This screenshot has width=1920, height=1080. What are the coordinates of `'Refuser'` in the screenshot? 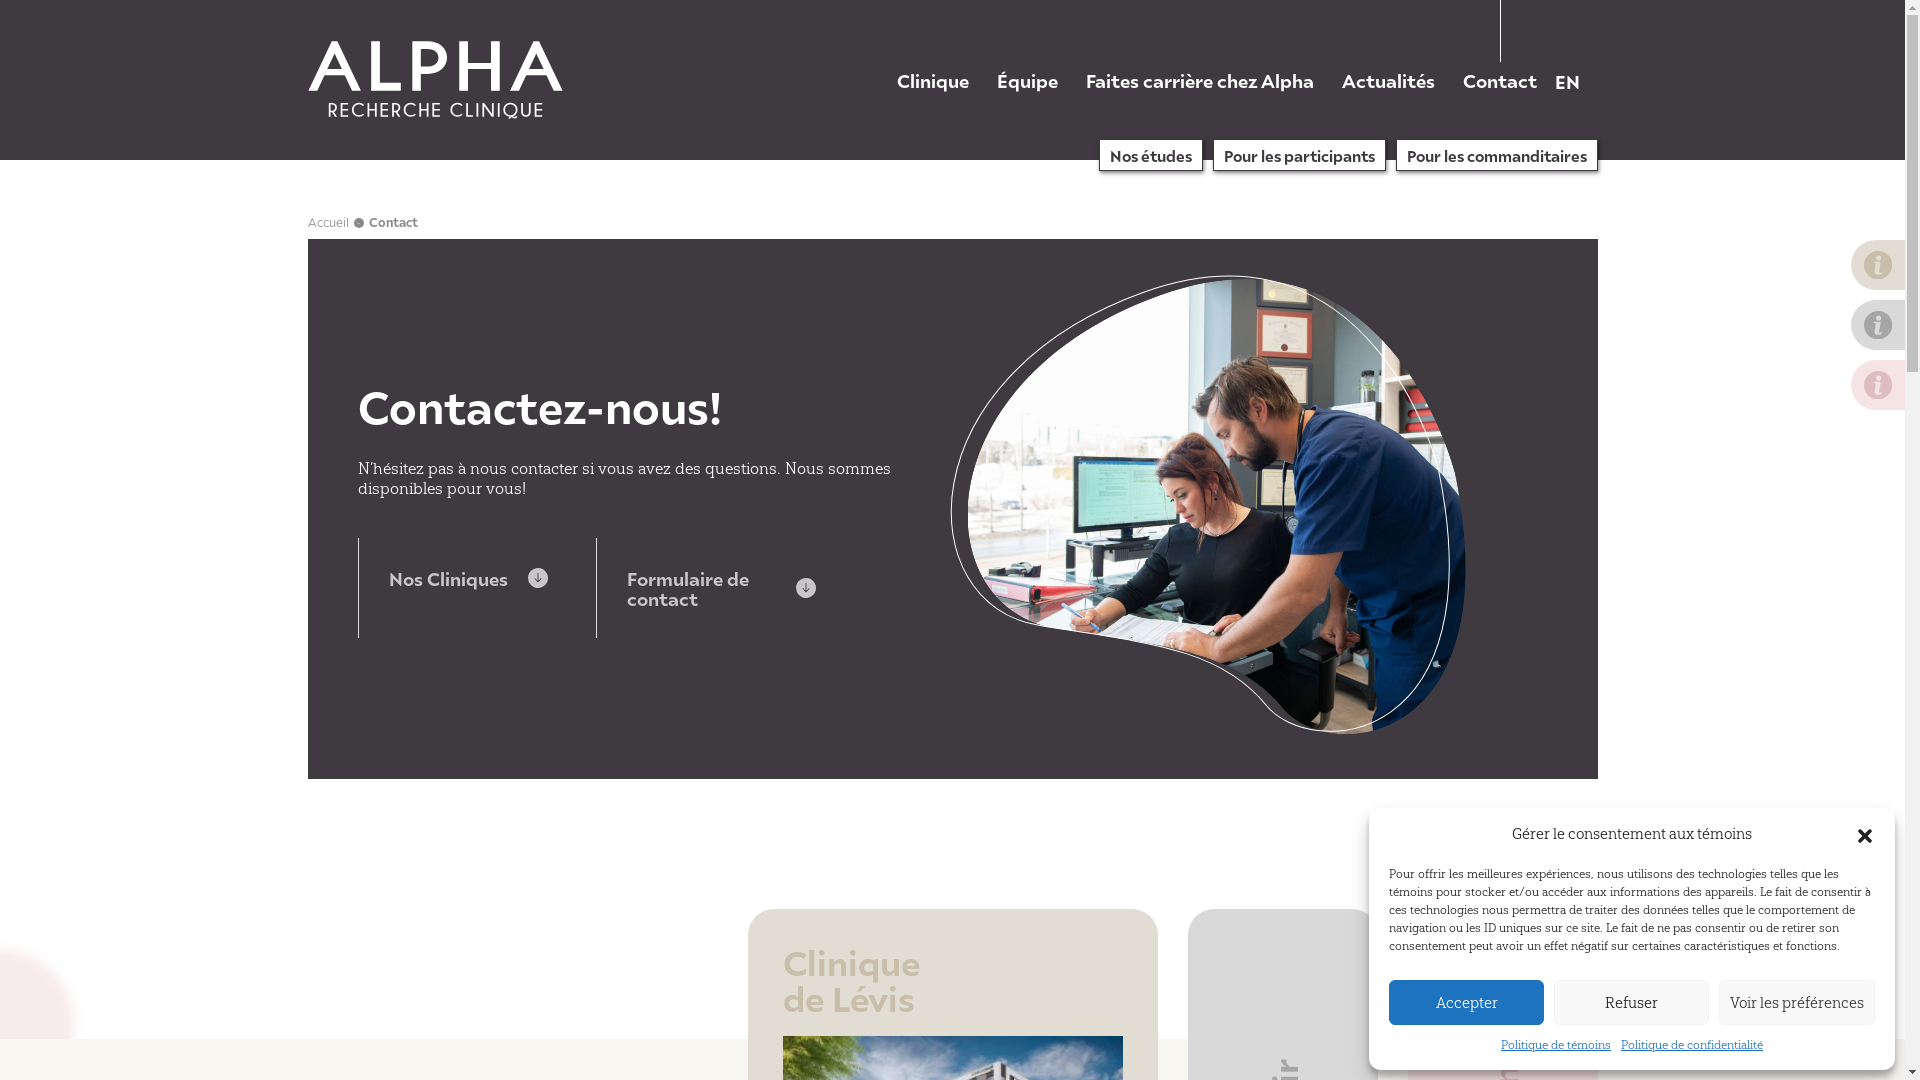 It's located at (1631, 1002).